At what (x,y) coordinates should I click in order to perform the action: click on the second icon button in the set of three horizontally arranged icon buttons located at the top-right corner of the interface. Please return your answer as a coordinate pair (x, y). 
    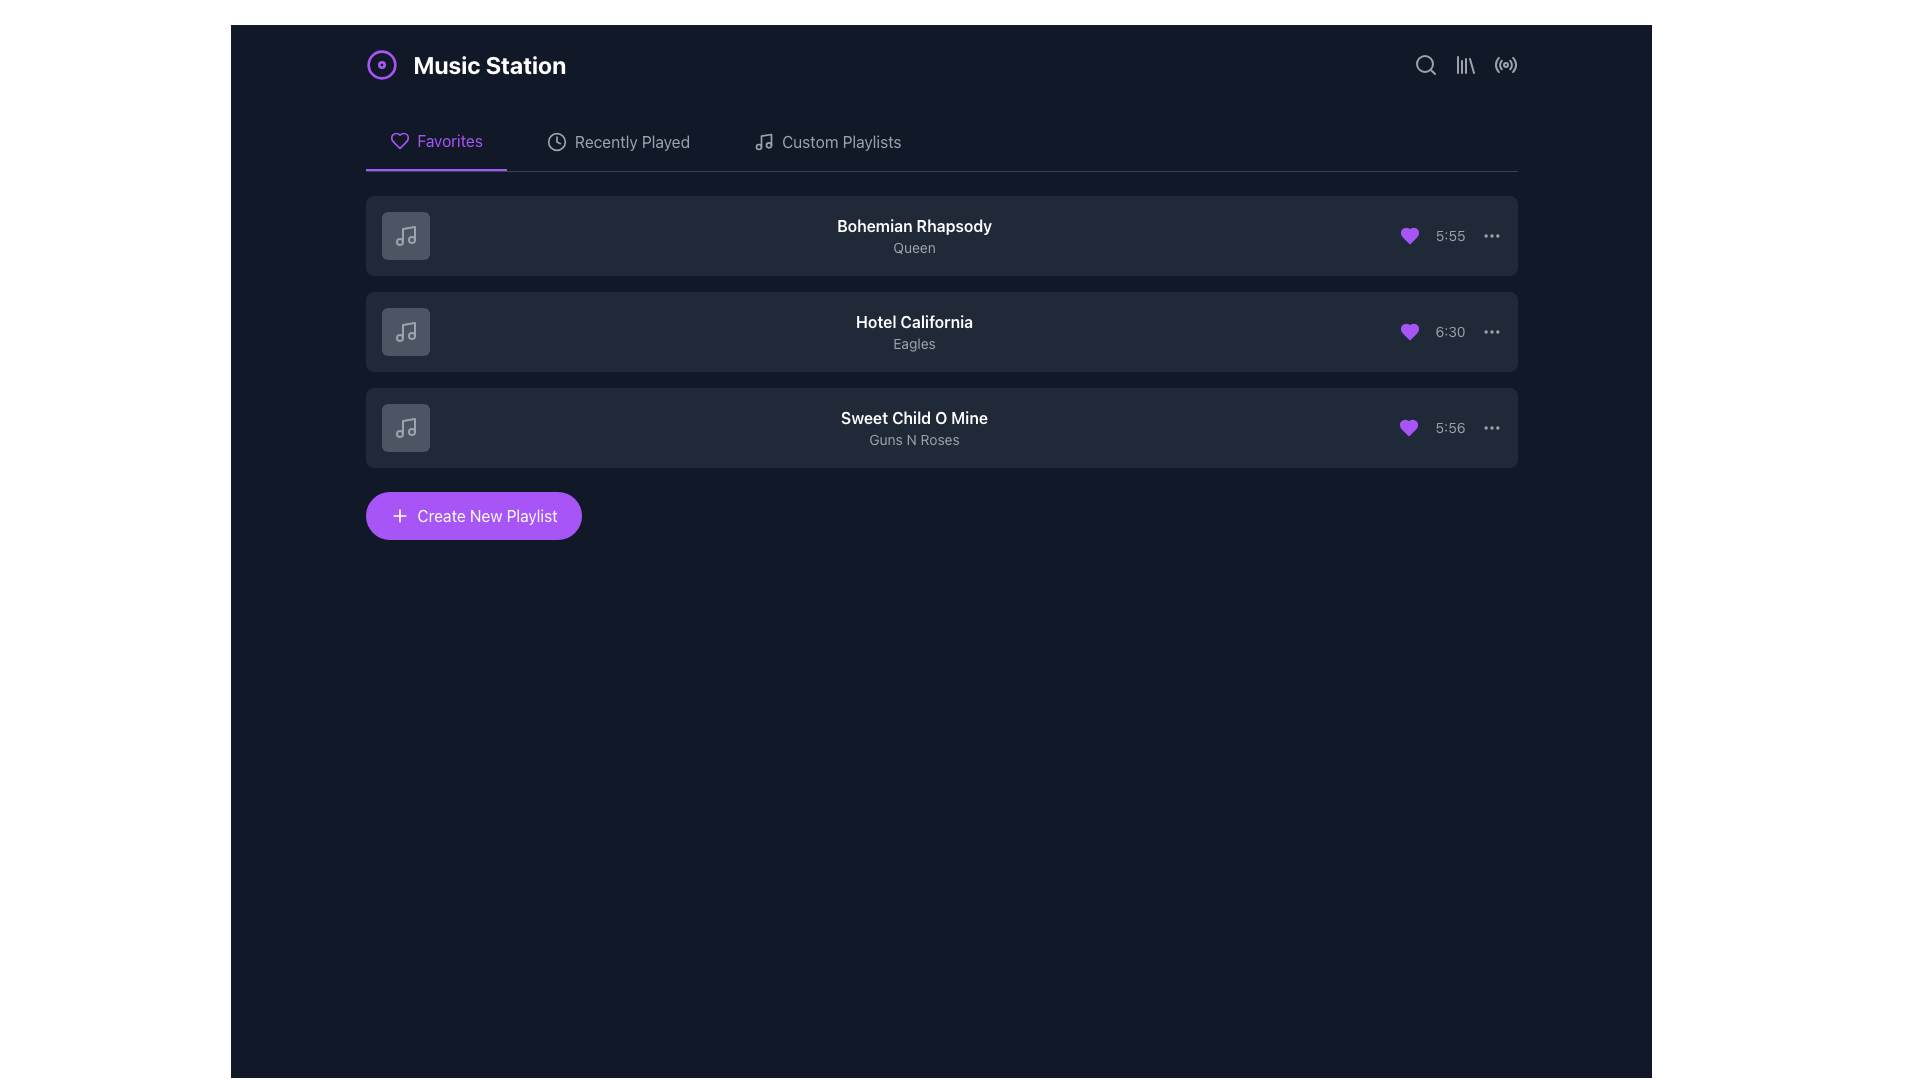
    Looking at the image, I should click on (1465, 64).